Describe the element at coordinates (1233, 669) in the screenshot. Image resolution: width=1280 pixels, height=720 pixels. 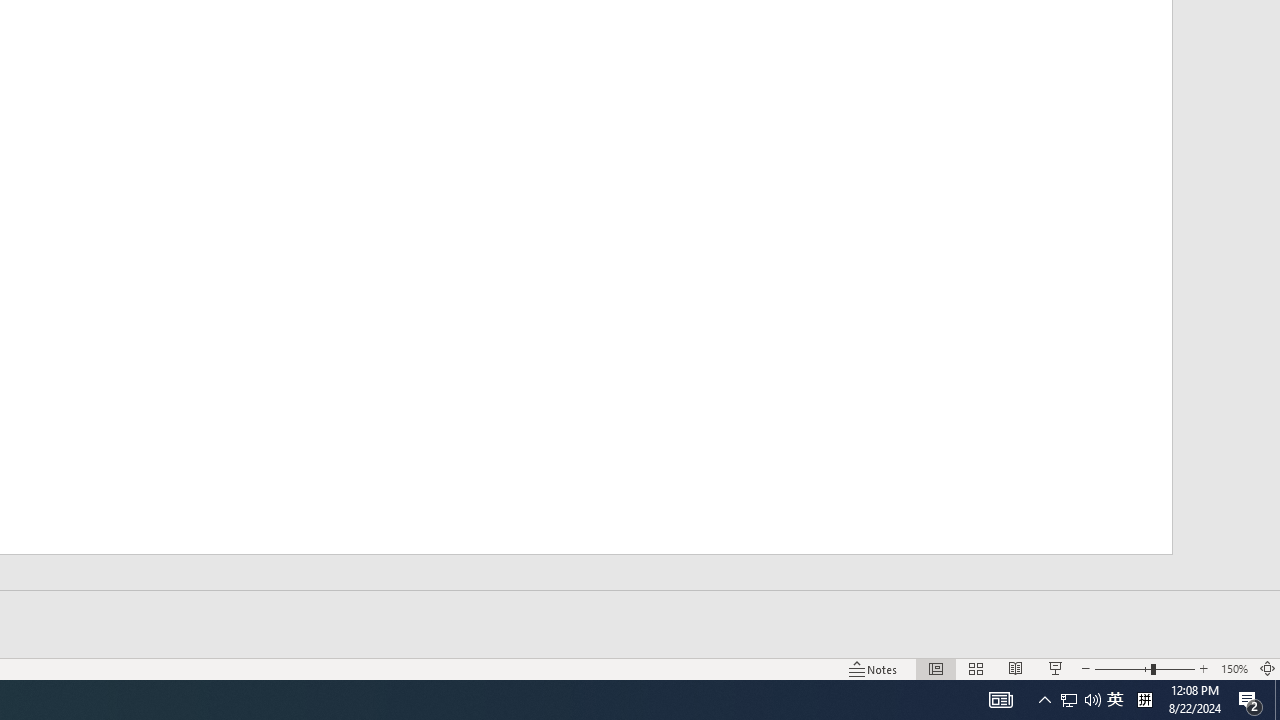
I see `'Zoom 150%'` at that location.